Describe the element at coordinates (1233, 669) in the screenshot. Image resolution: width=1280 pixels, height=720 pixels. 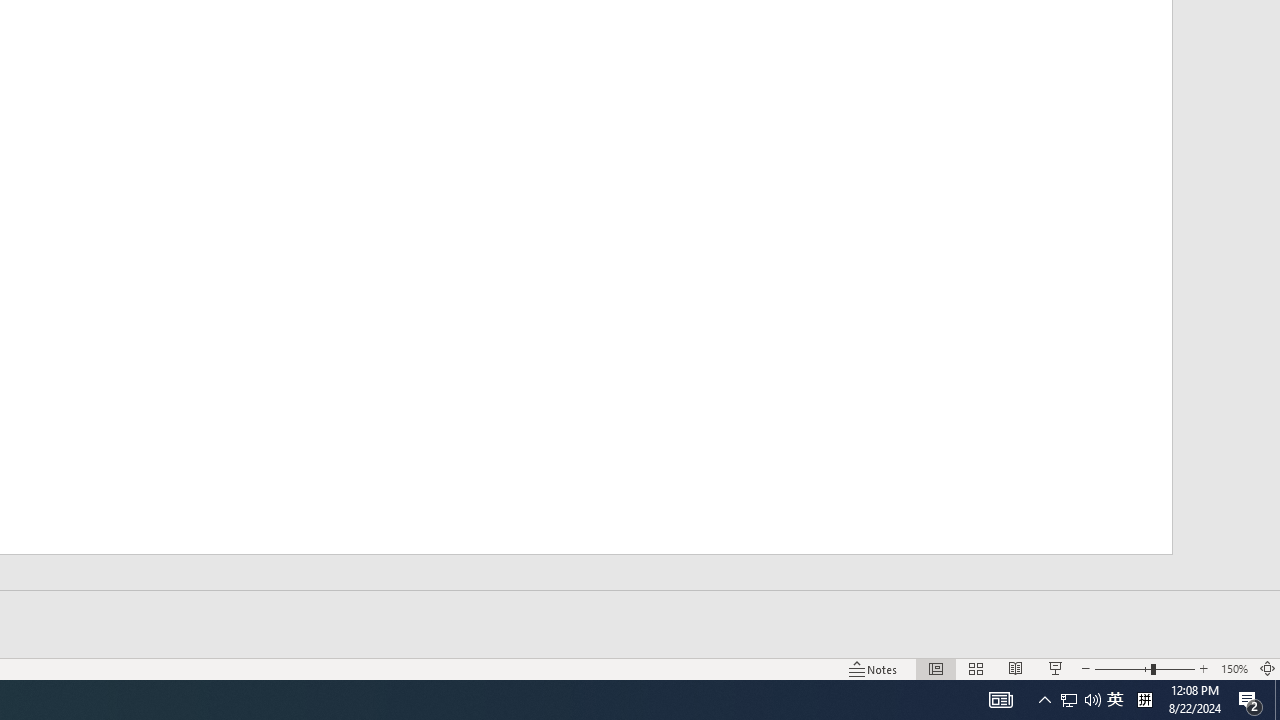
I see `'Zoom 150%'` at that location.